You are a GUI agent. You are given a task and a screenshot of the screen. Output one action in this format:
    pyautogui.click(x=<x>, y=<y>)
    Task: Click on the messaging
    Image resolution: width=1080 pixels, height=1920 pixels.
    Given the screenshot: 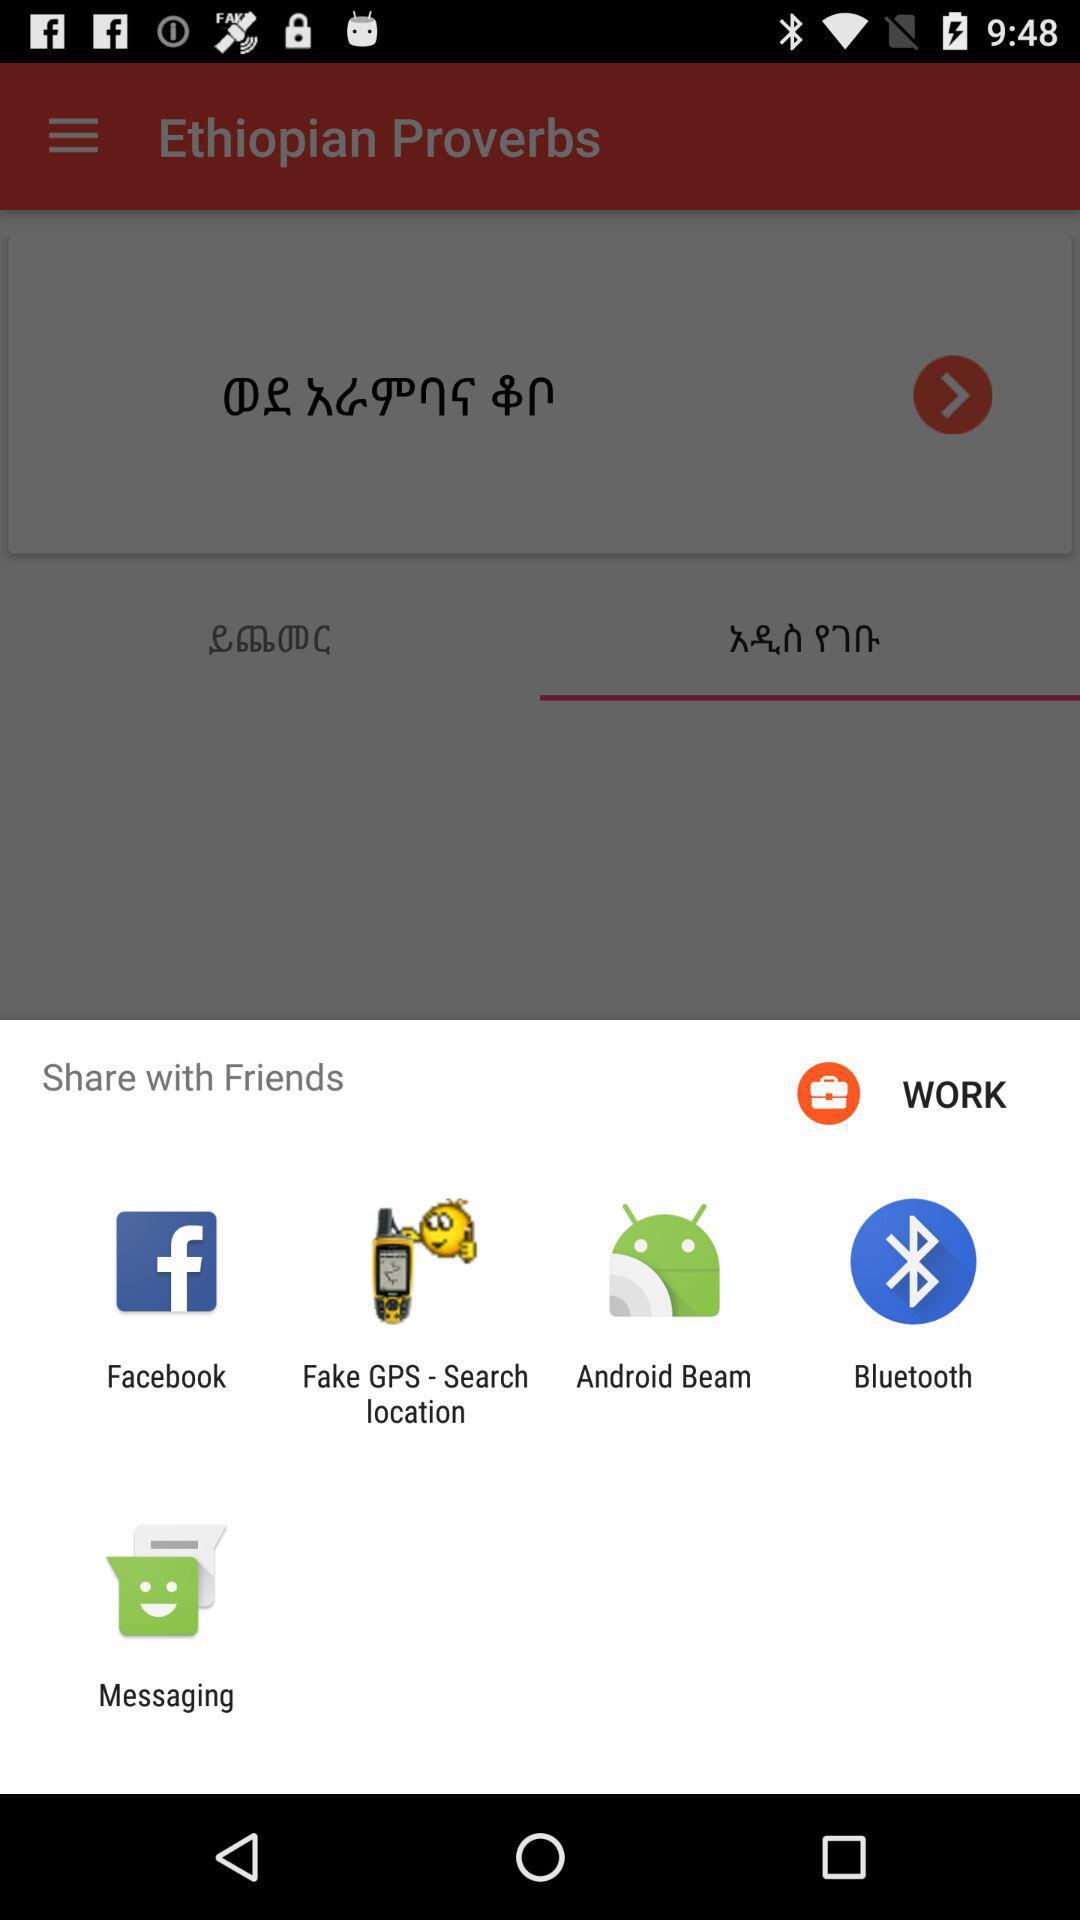 What is the action you would take?
    pyautogui.click(x=165, y=1711)
    